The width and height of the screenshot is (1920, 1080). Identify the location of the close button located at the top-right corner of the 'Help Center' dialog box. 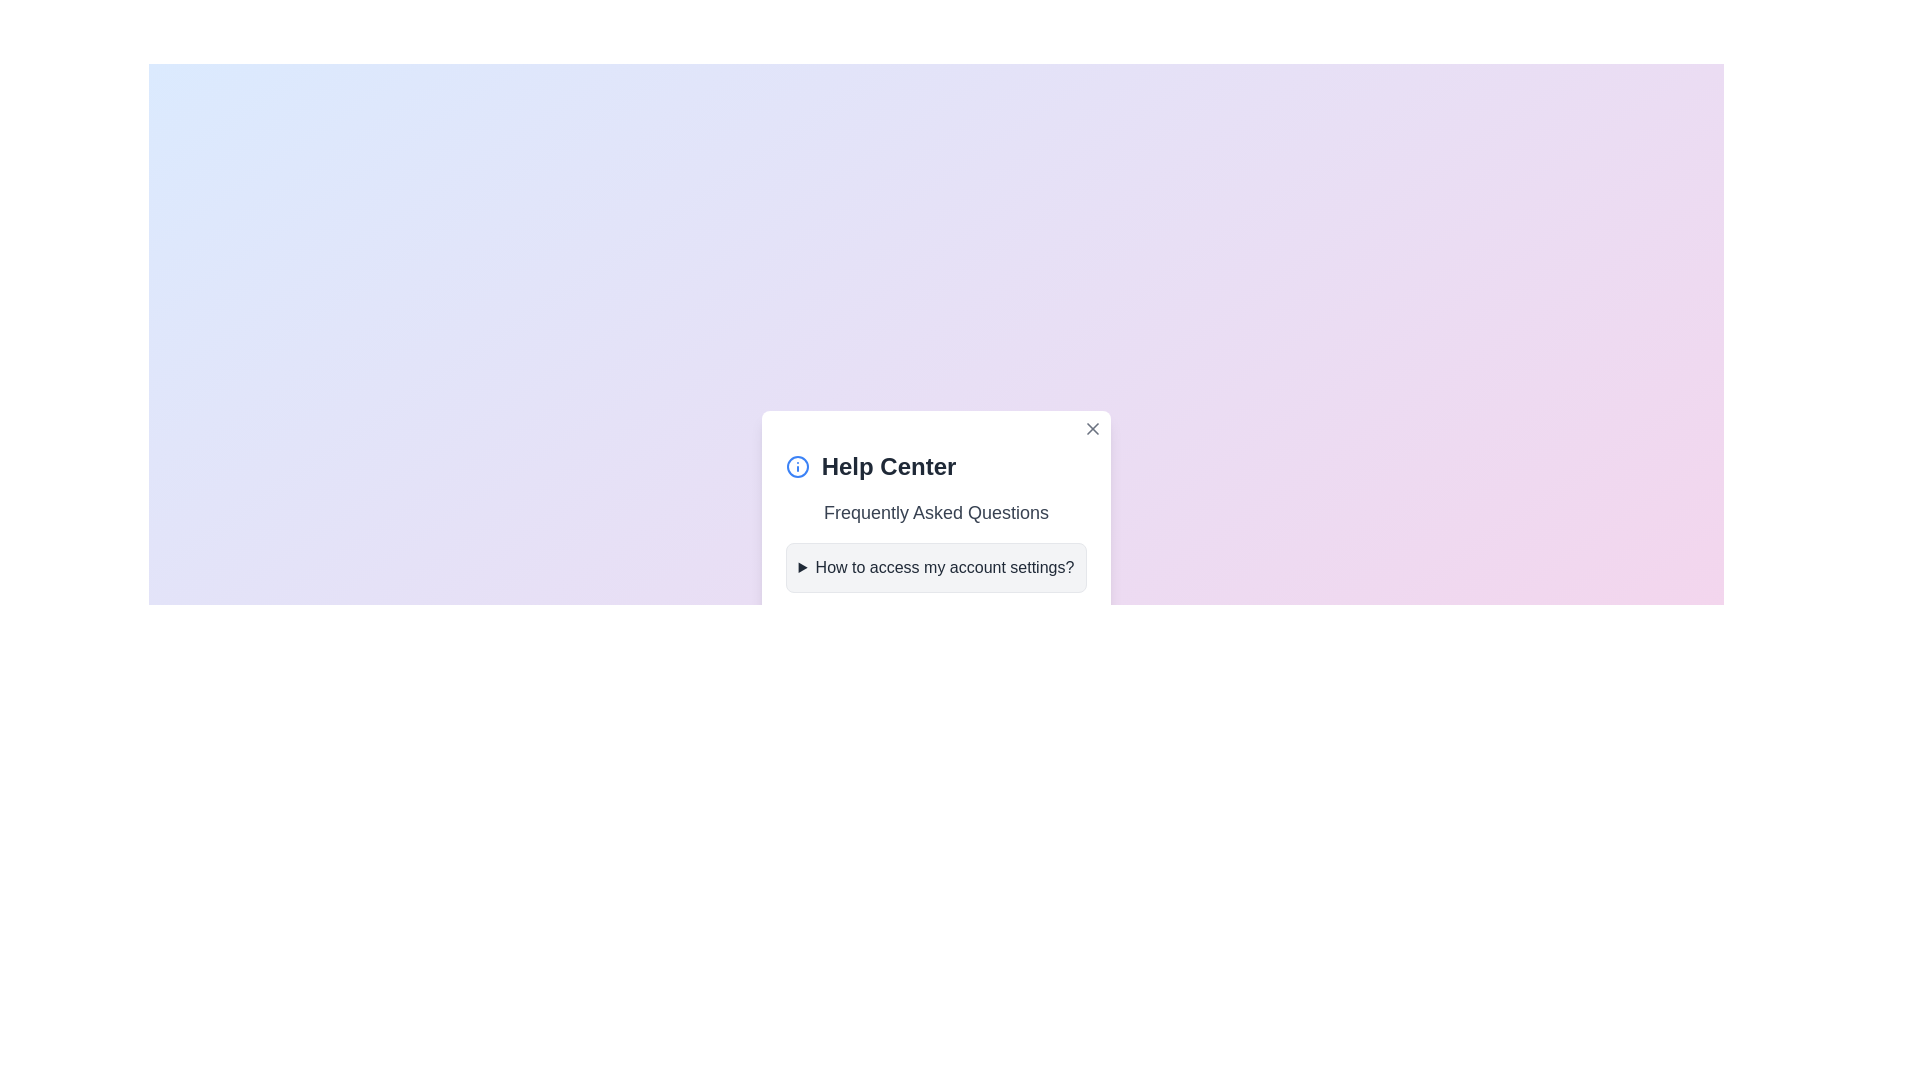
(1092, 427).